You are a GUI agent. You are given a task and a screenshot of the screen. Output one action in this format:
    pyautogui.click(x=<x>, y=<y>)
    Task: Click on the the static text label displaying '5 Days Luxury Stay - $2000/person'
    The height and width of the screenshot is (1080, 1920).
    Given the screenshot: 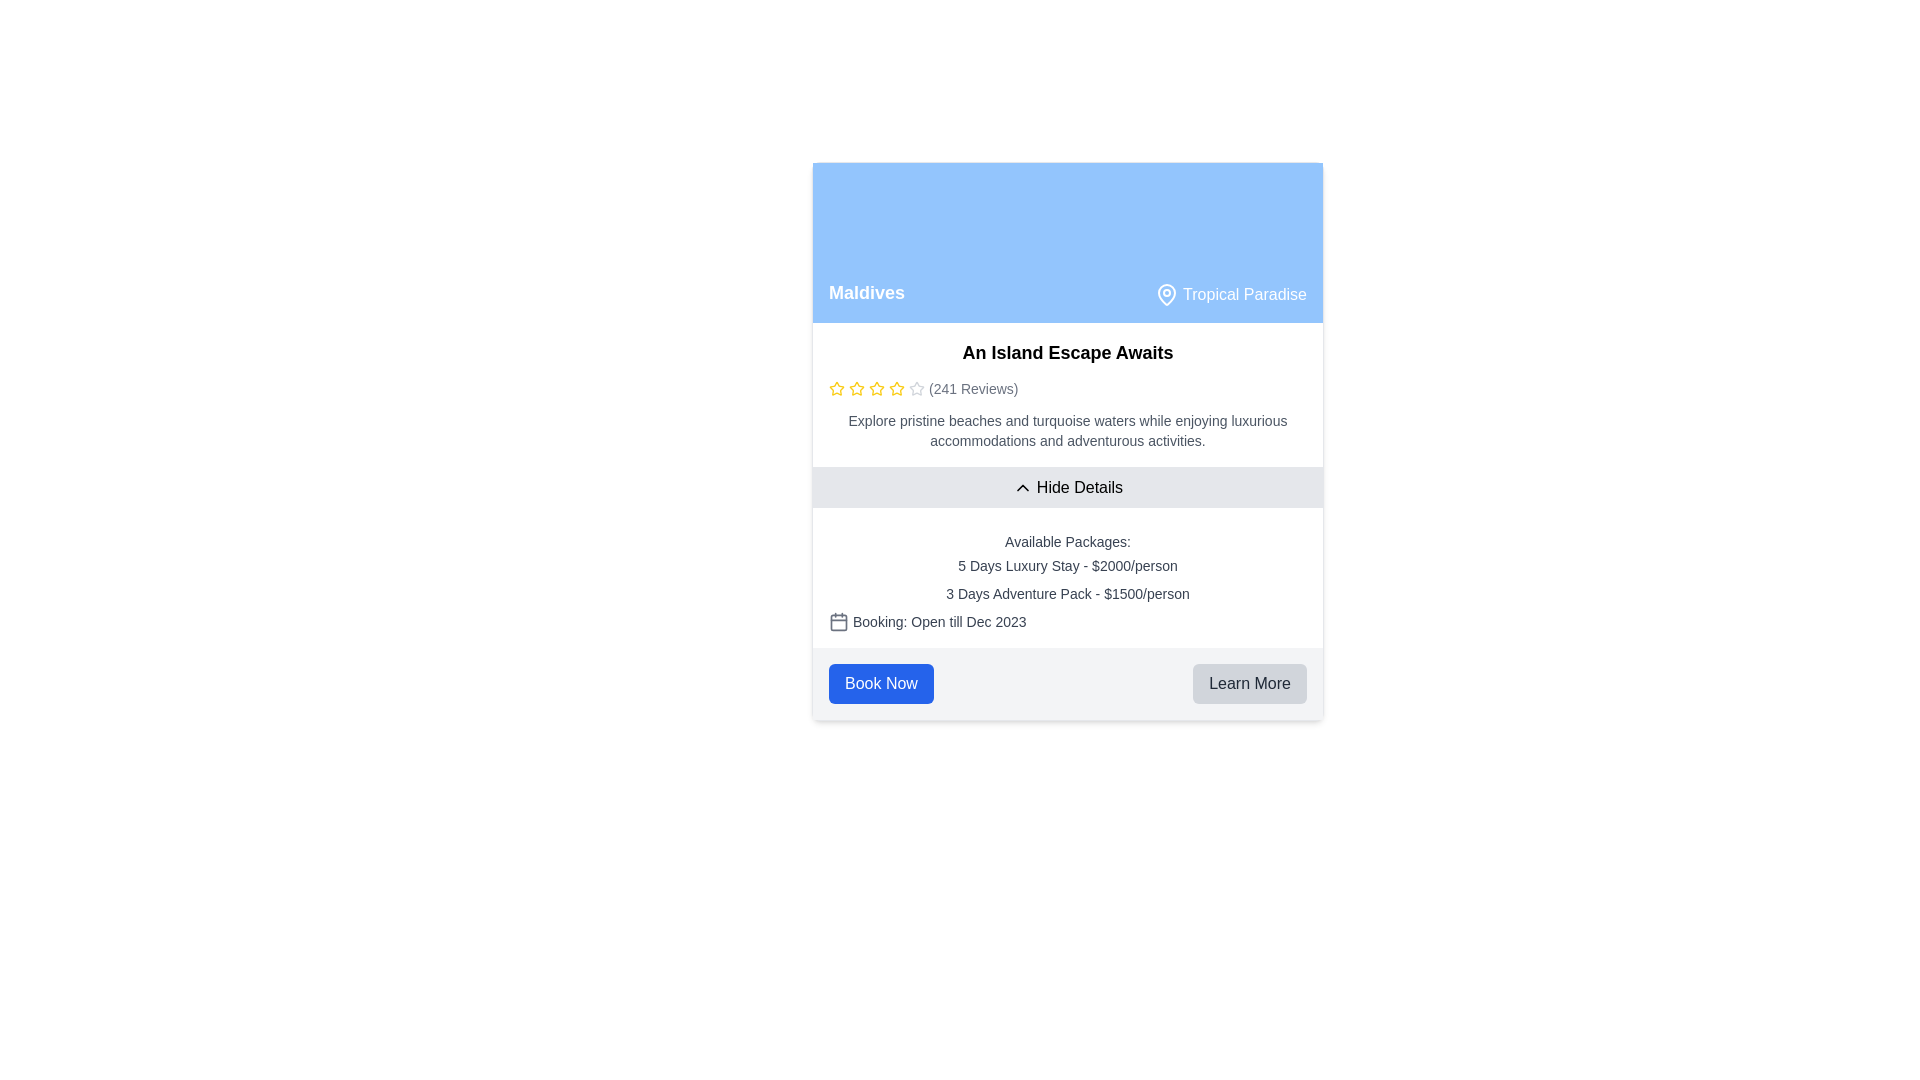 What is the action you would take?
    pyautogui.click(x=1067, y=566)
    